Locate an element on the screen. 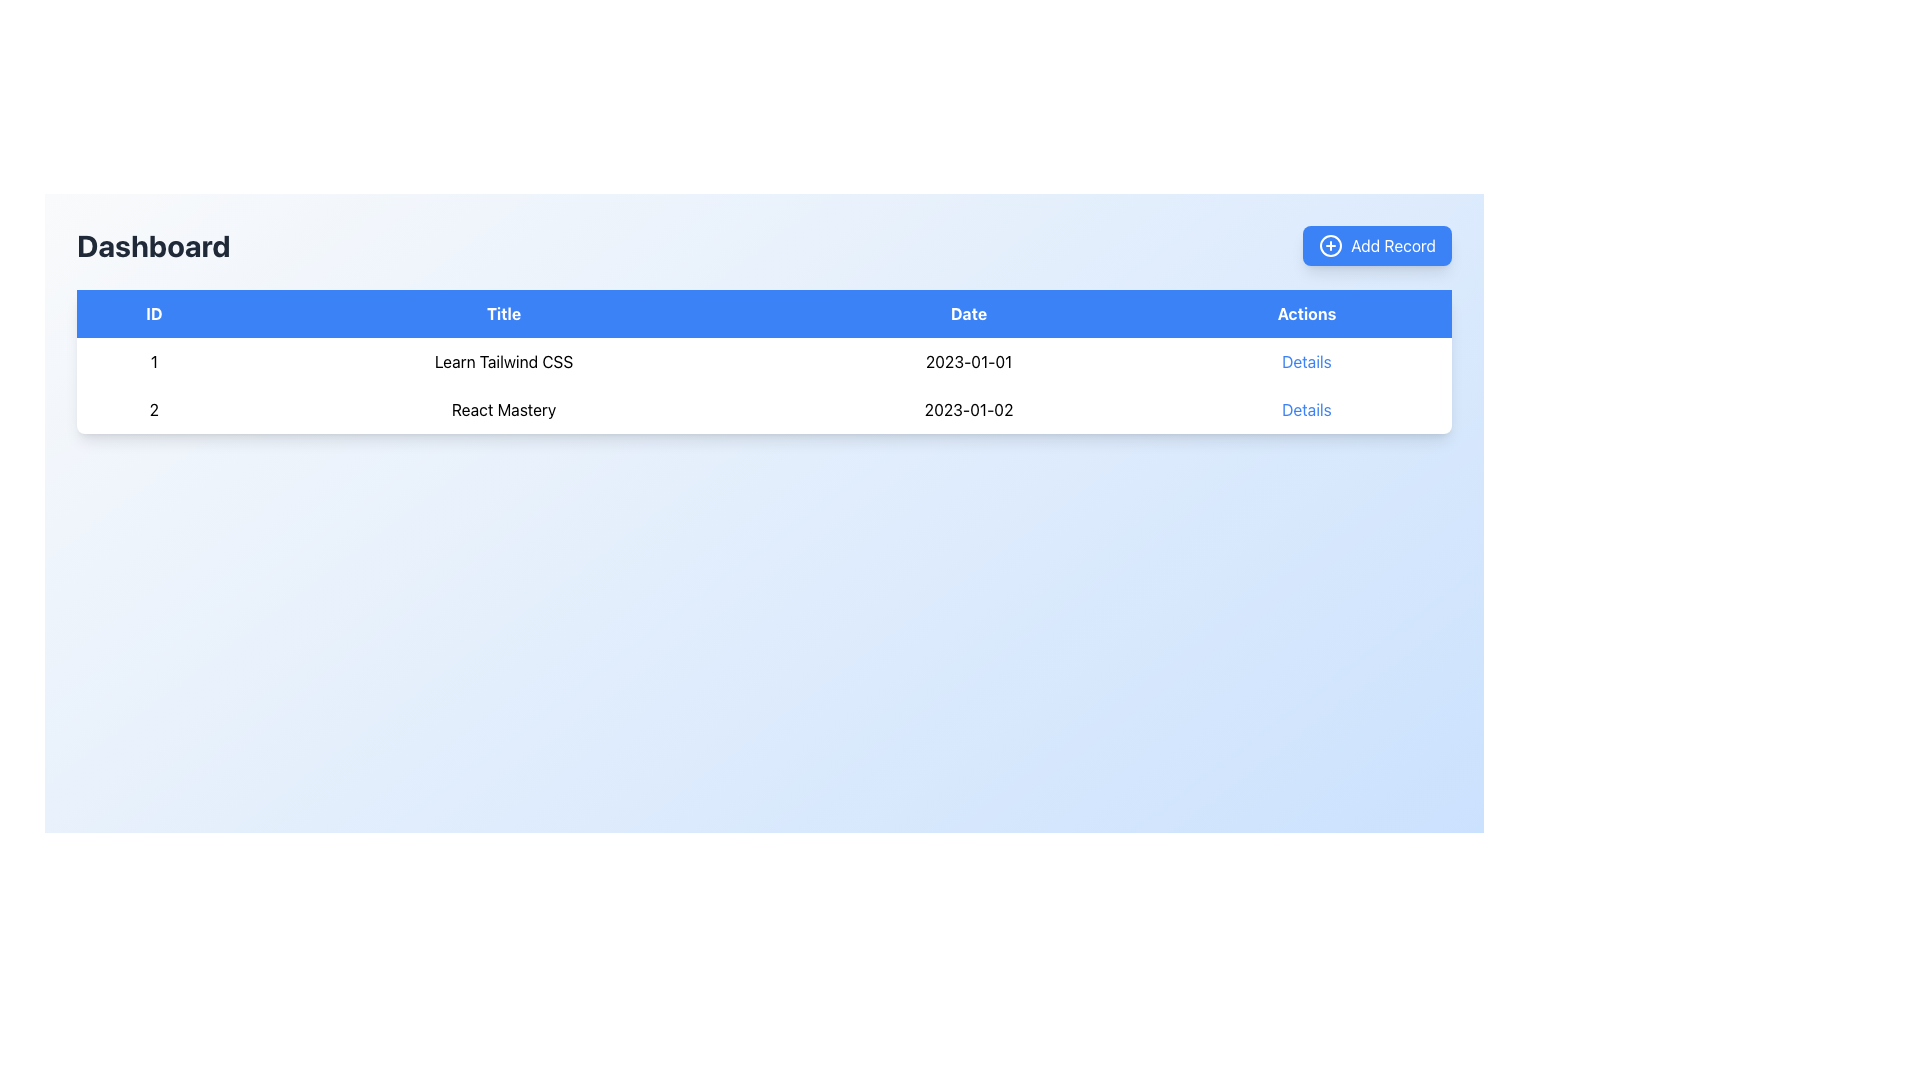 This screenshot has height=1080, width=1920. the header cell located at the second position in the data table, which is between the 'ID' and 'Date' columns is located at coordinates (504, 313).